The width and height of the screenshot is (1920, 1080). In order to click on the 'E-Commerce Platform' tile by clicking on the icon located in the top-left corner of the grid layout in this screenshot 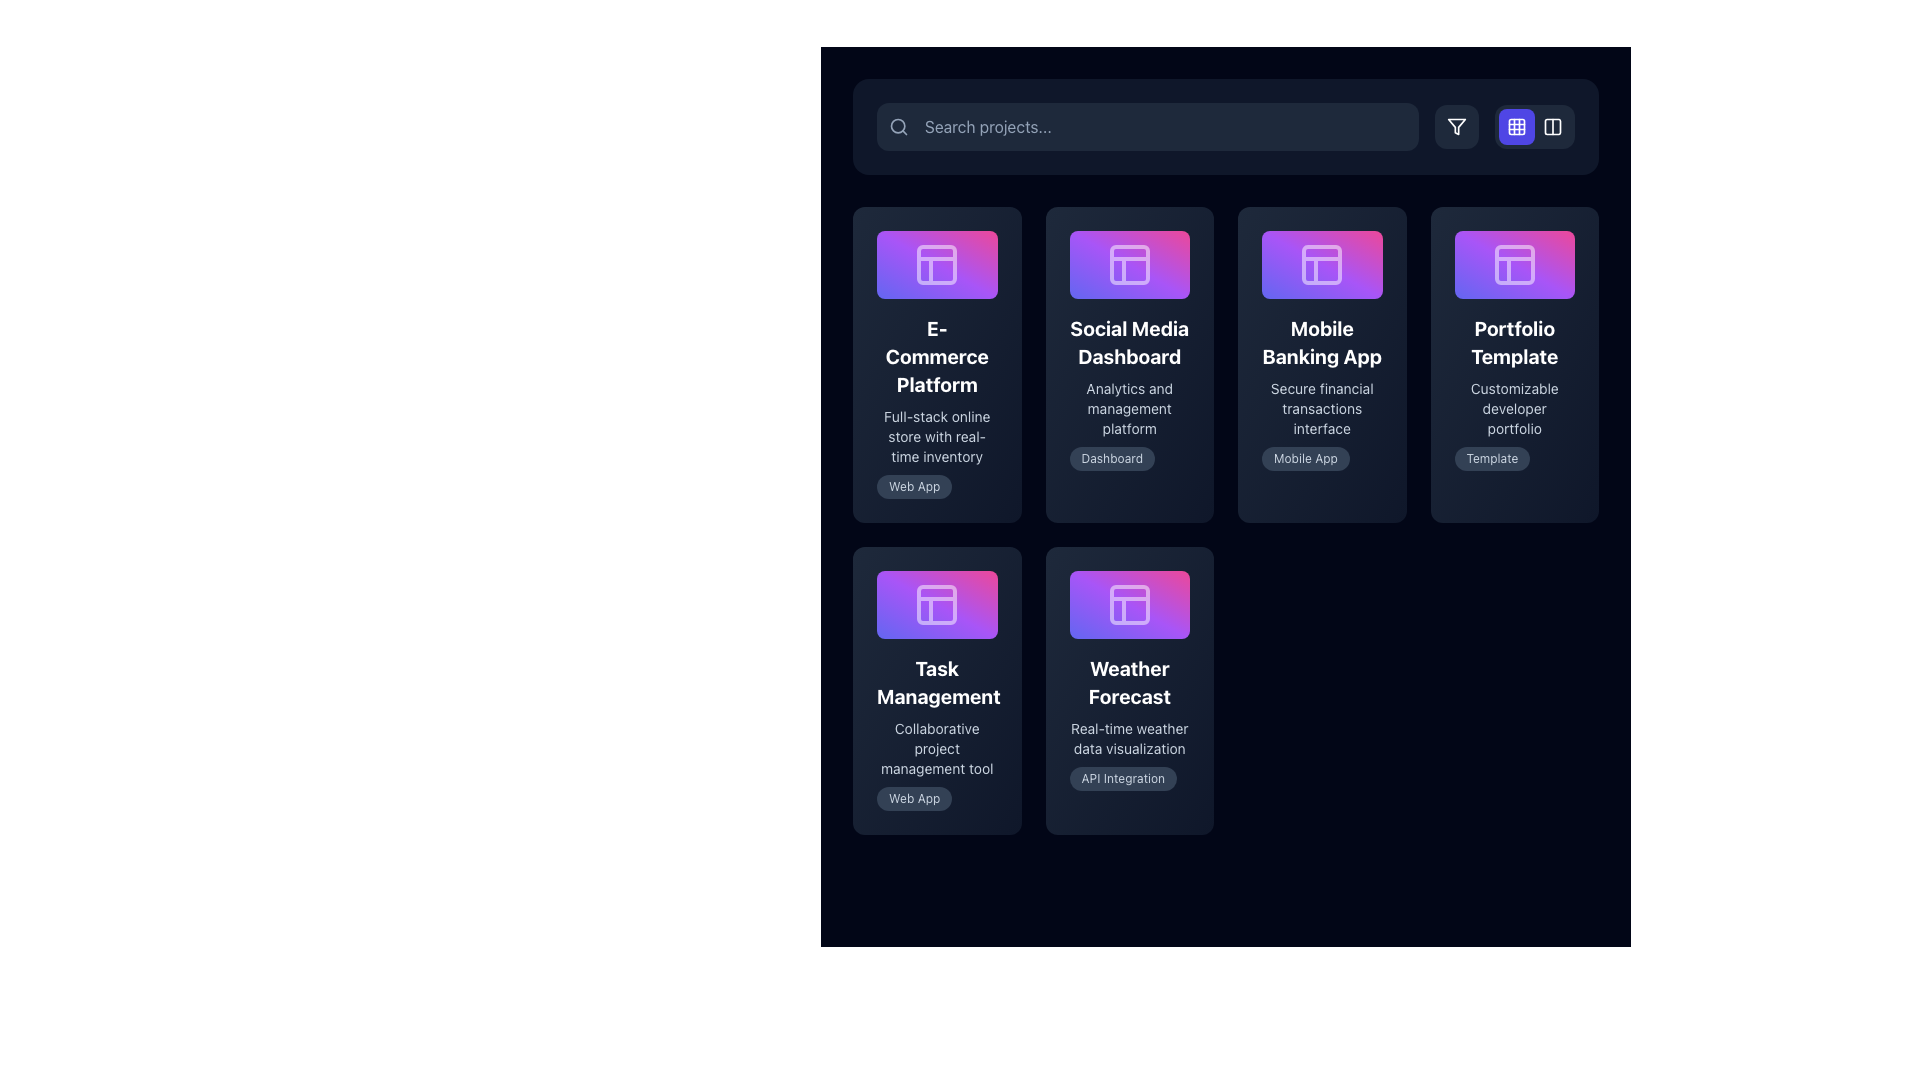, I will do `click(936, 263)`.